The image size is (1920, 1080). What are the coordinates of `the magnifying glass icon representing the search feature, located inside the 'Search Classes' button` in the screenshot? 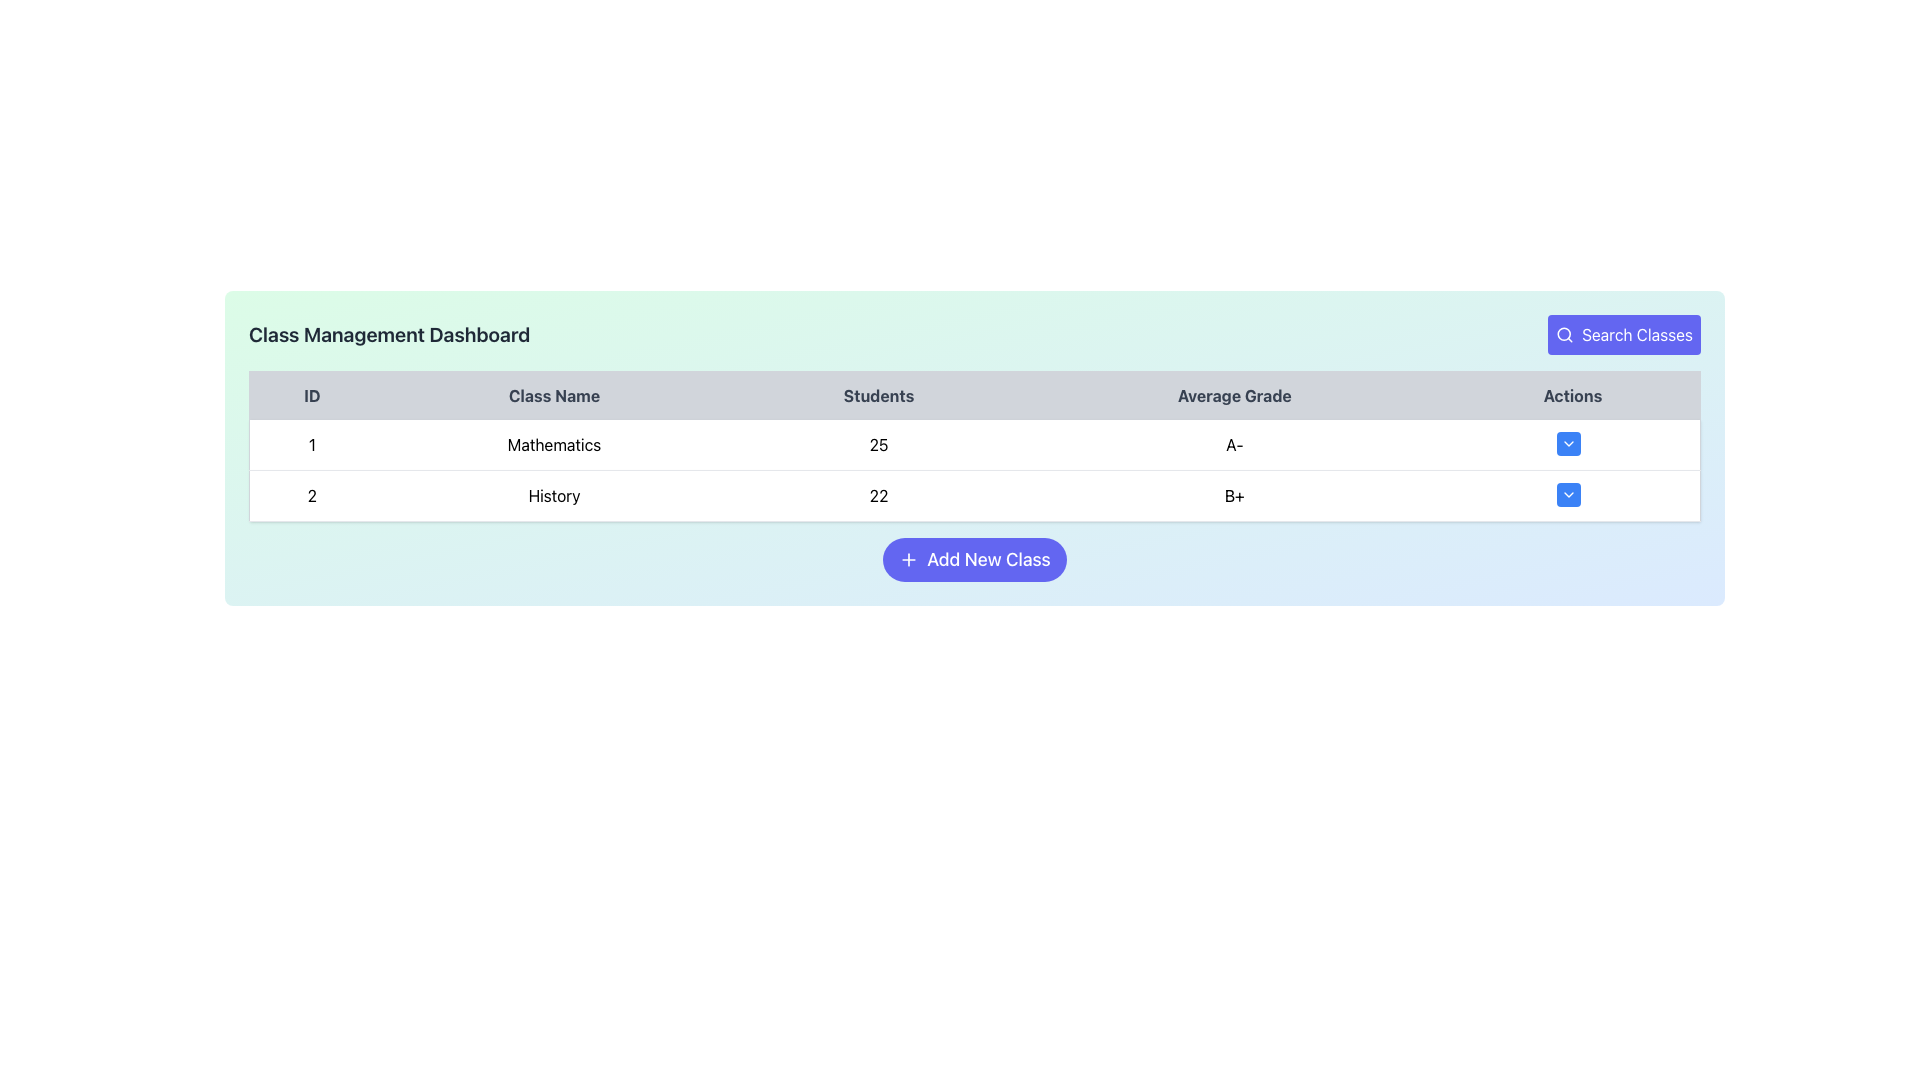 It's located at (1563, 334).